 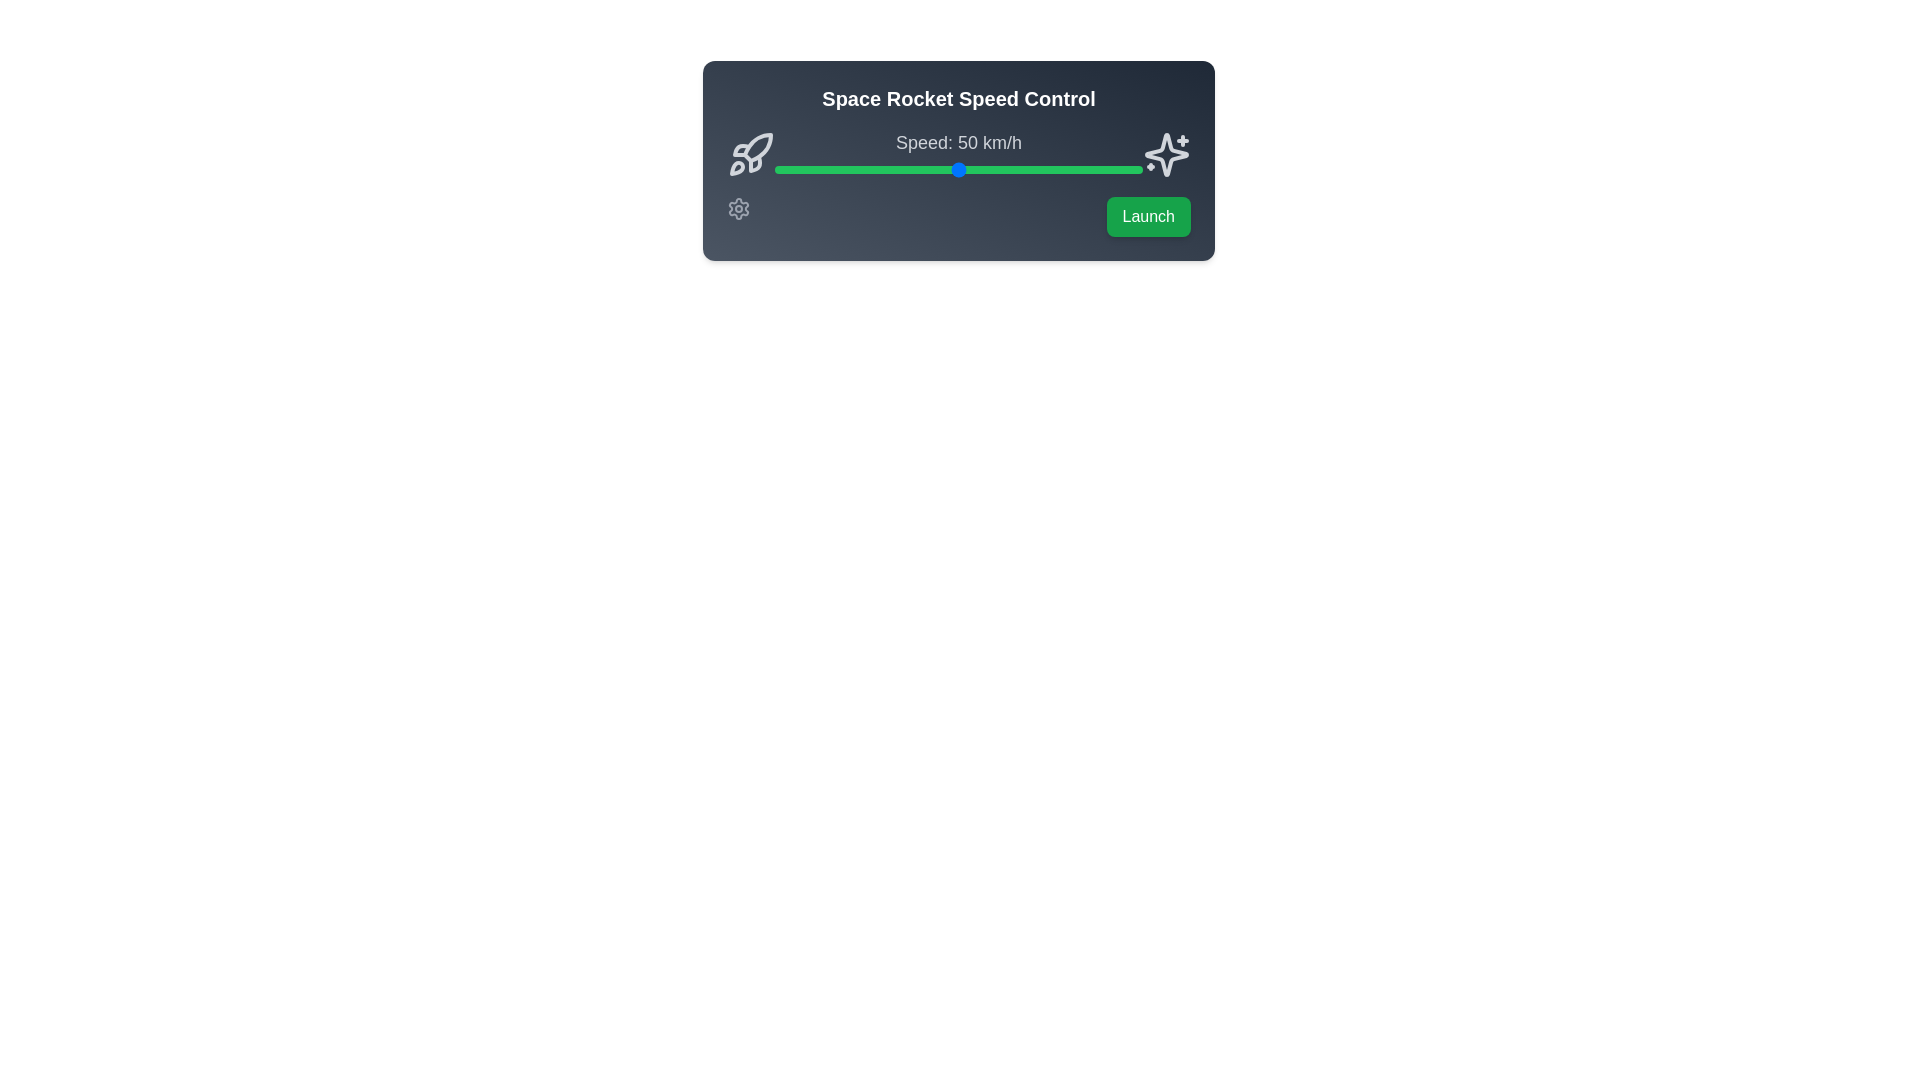 I want to click on the speed slider to set the speed to 51 km/h, so click(x=962, y=168).